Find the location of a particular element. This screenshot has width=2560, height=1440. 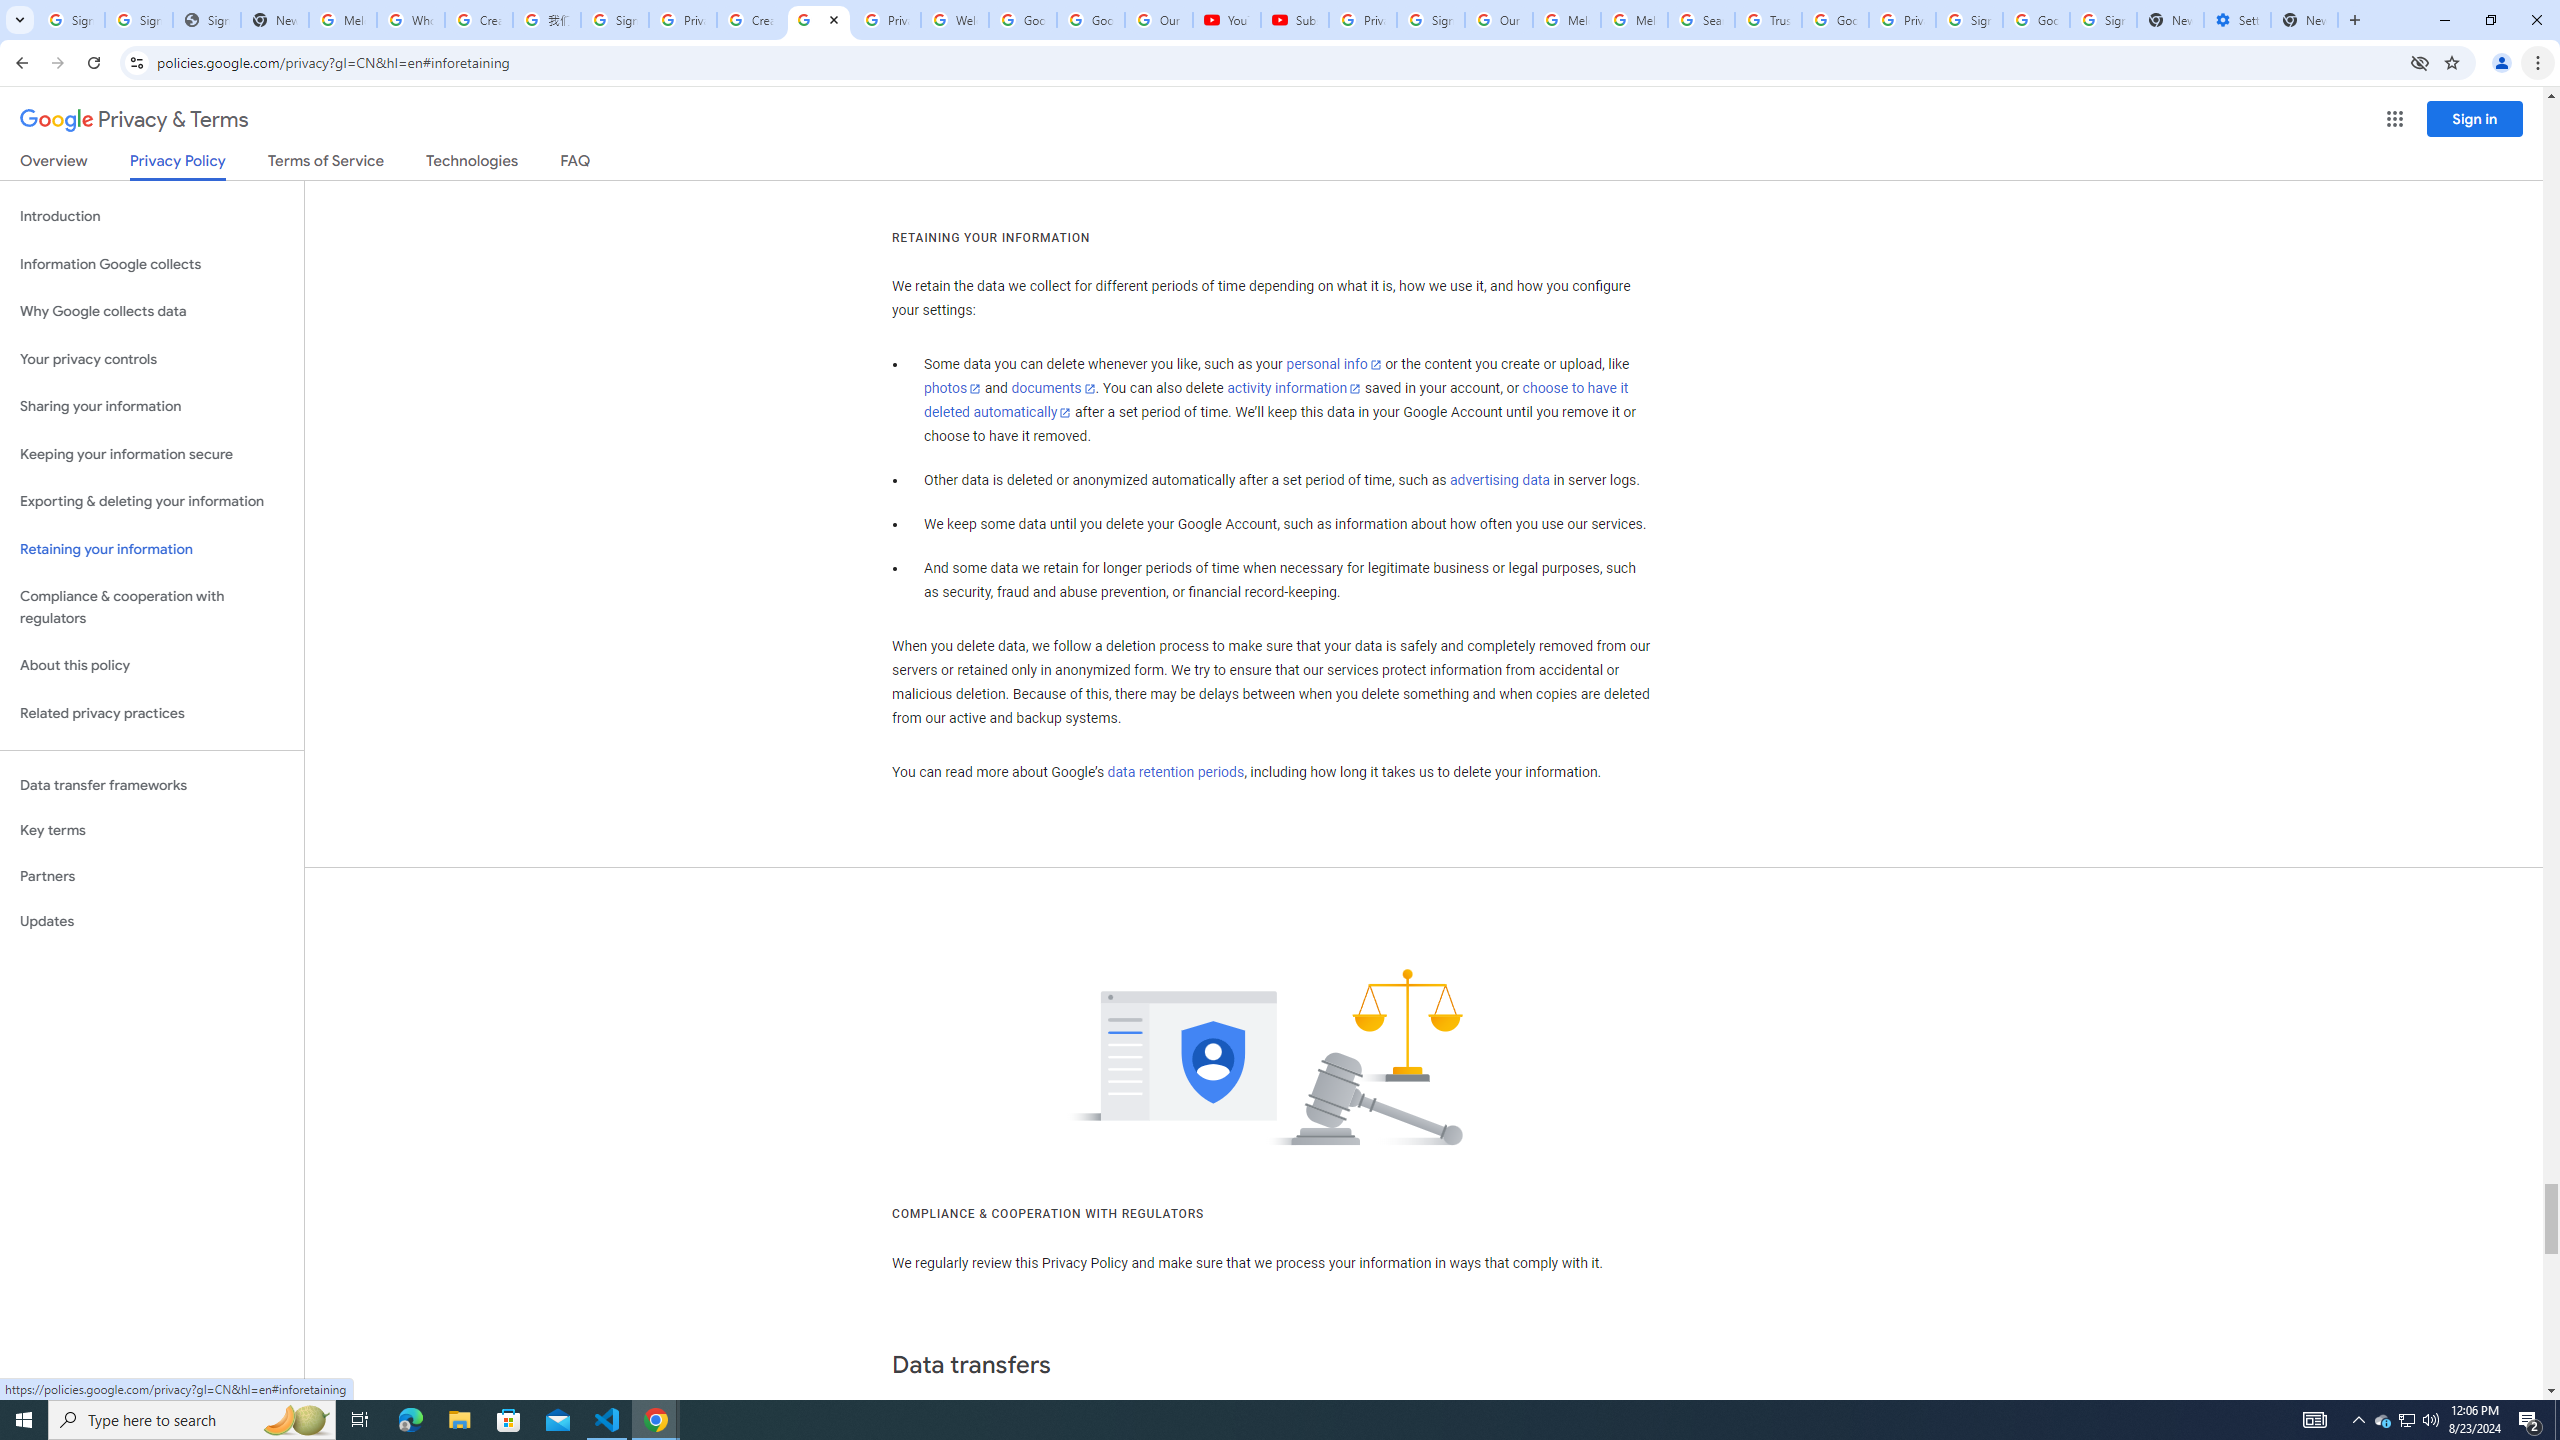

'Google Ads - Sign in' is located at coordinates (1834, 19).